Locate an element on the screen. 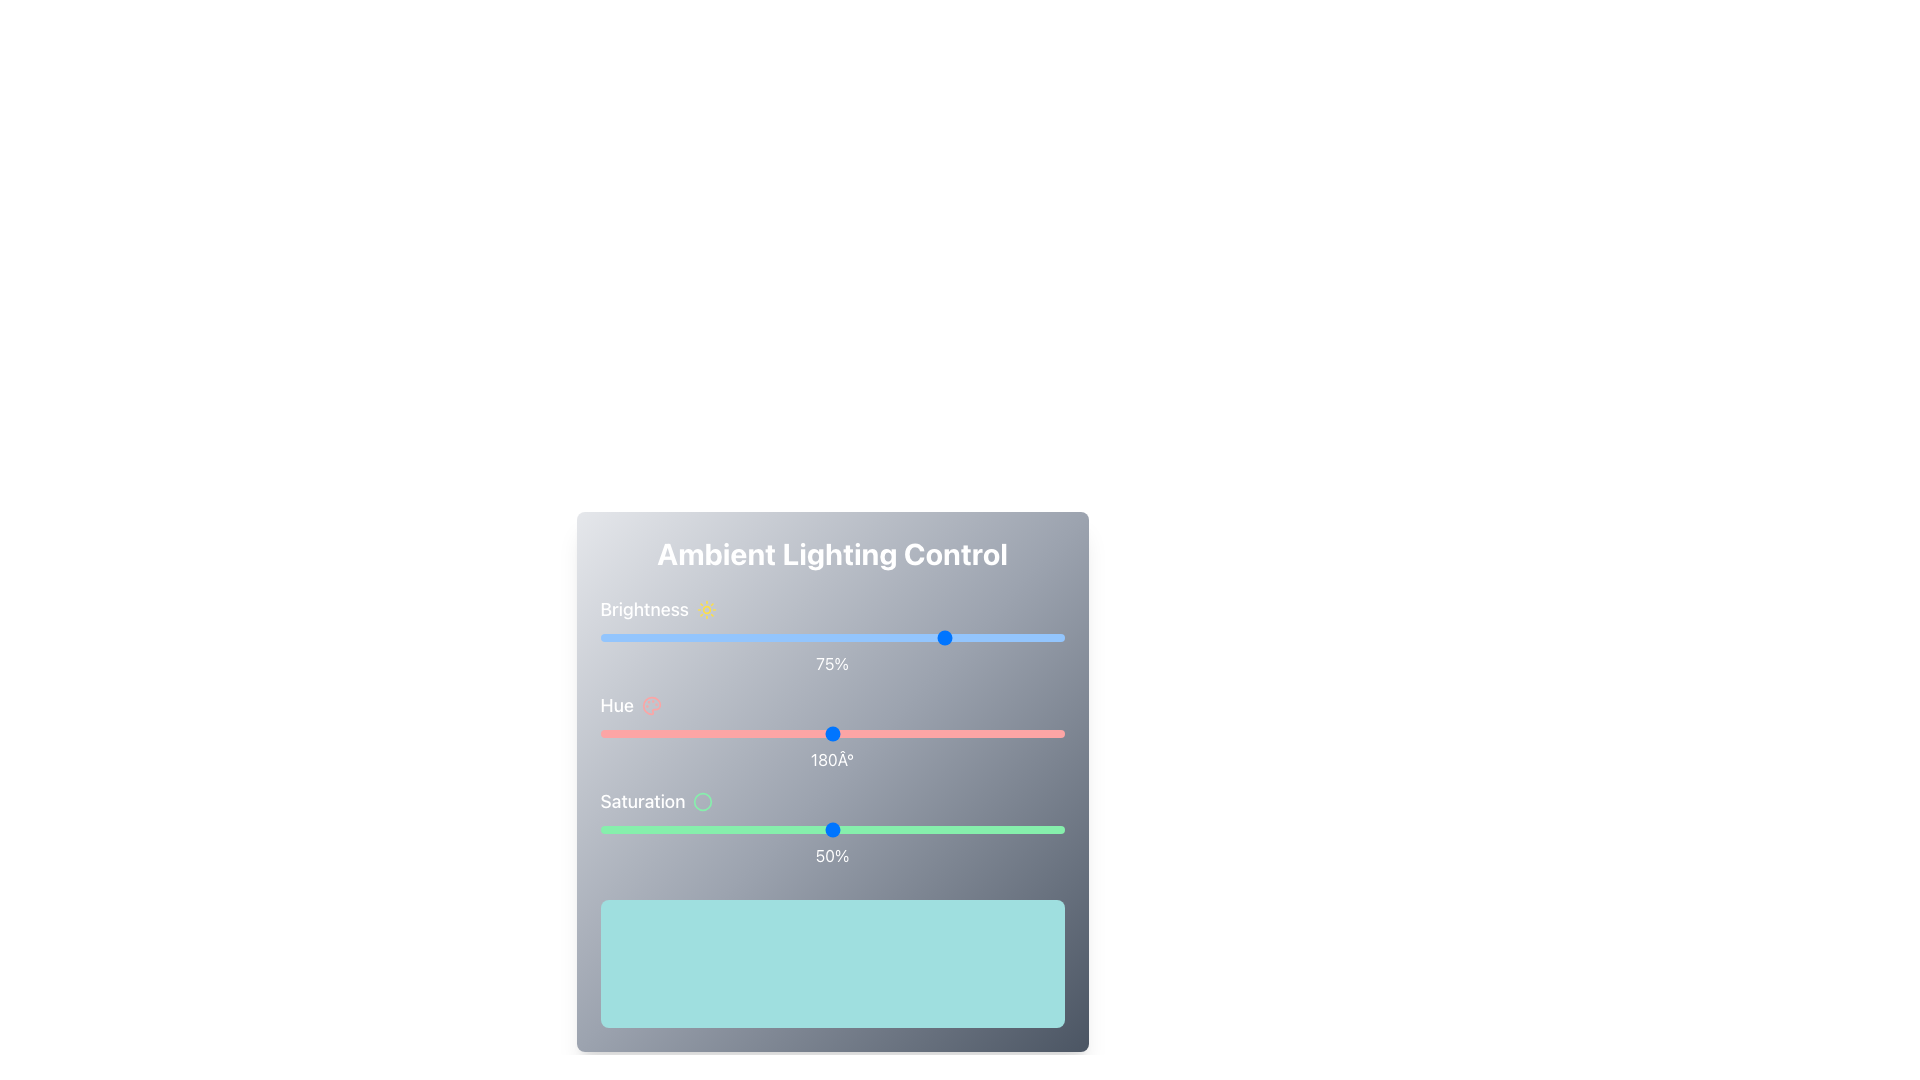 This screenshot has height=1080, width=1920. hue is located at coordinates (729, 733).